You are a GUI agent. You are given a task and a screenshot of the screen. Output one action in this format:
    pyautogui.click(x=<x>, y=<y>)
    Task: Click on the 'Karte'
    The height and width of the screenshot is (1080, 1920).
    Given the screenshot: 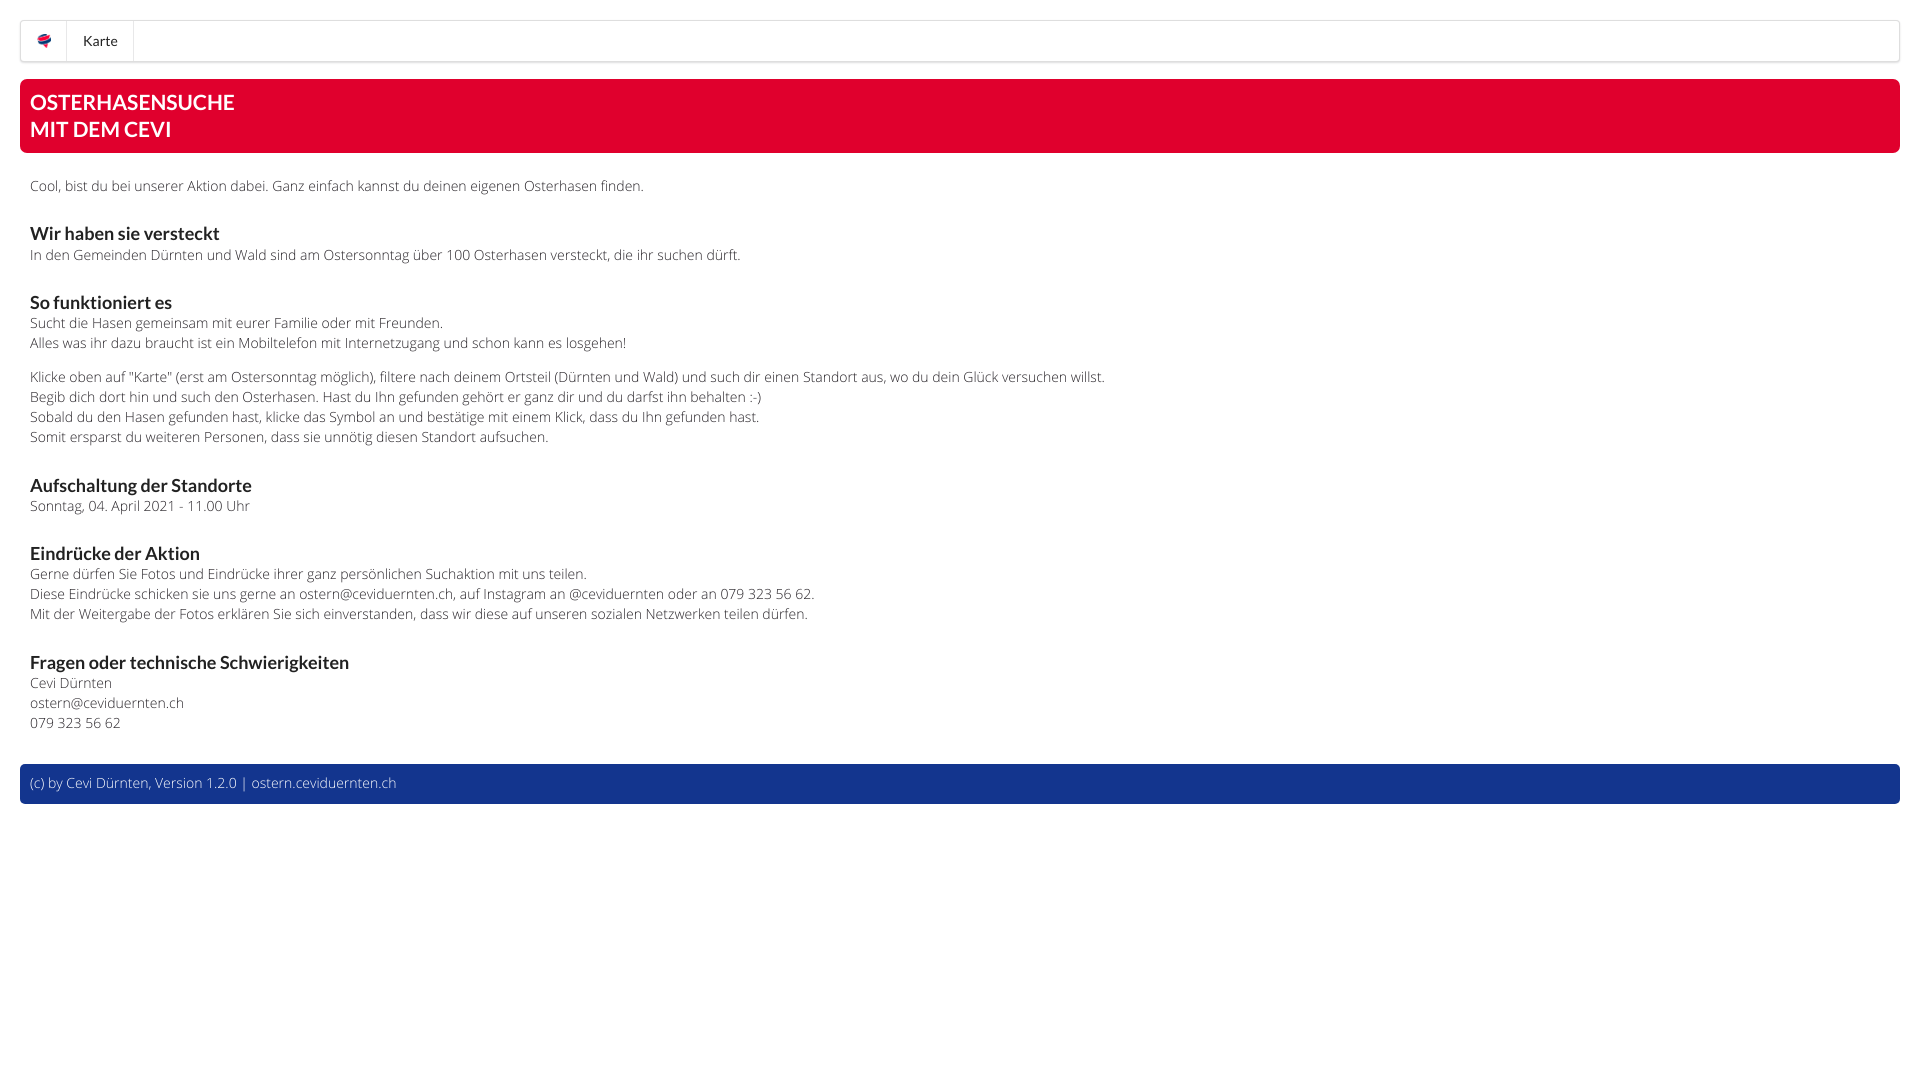 What is the action you would take?
    pyautogui.click(x=67, y=41)
    